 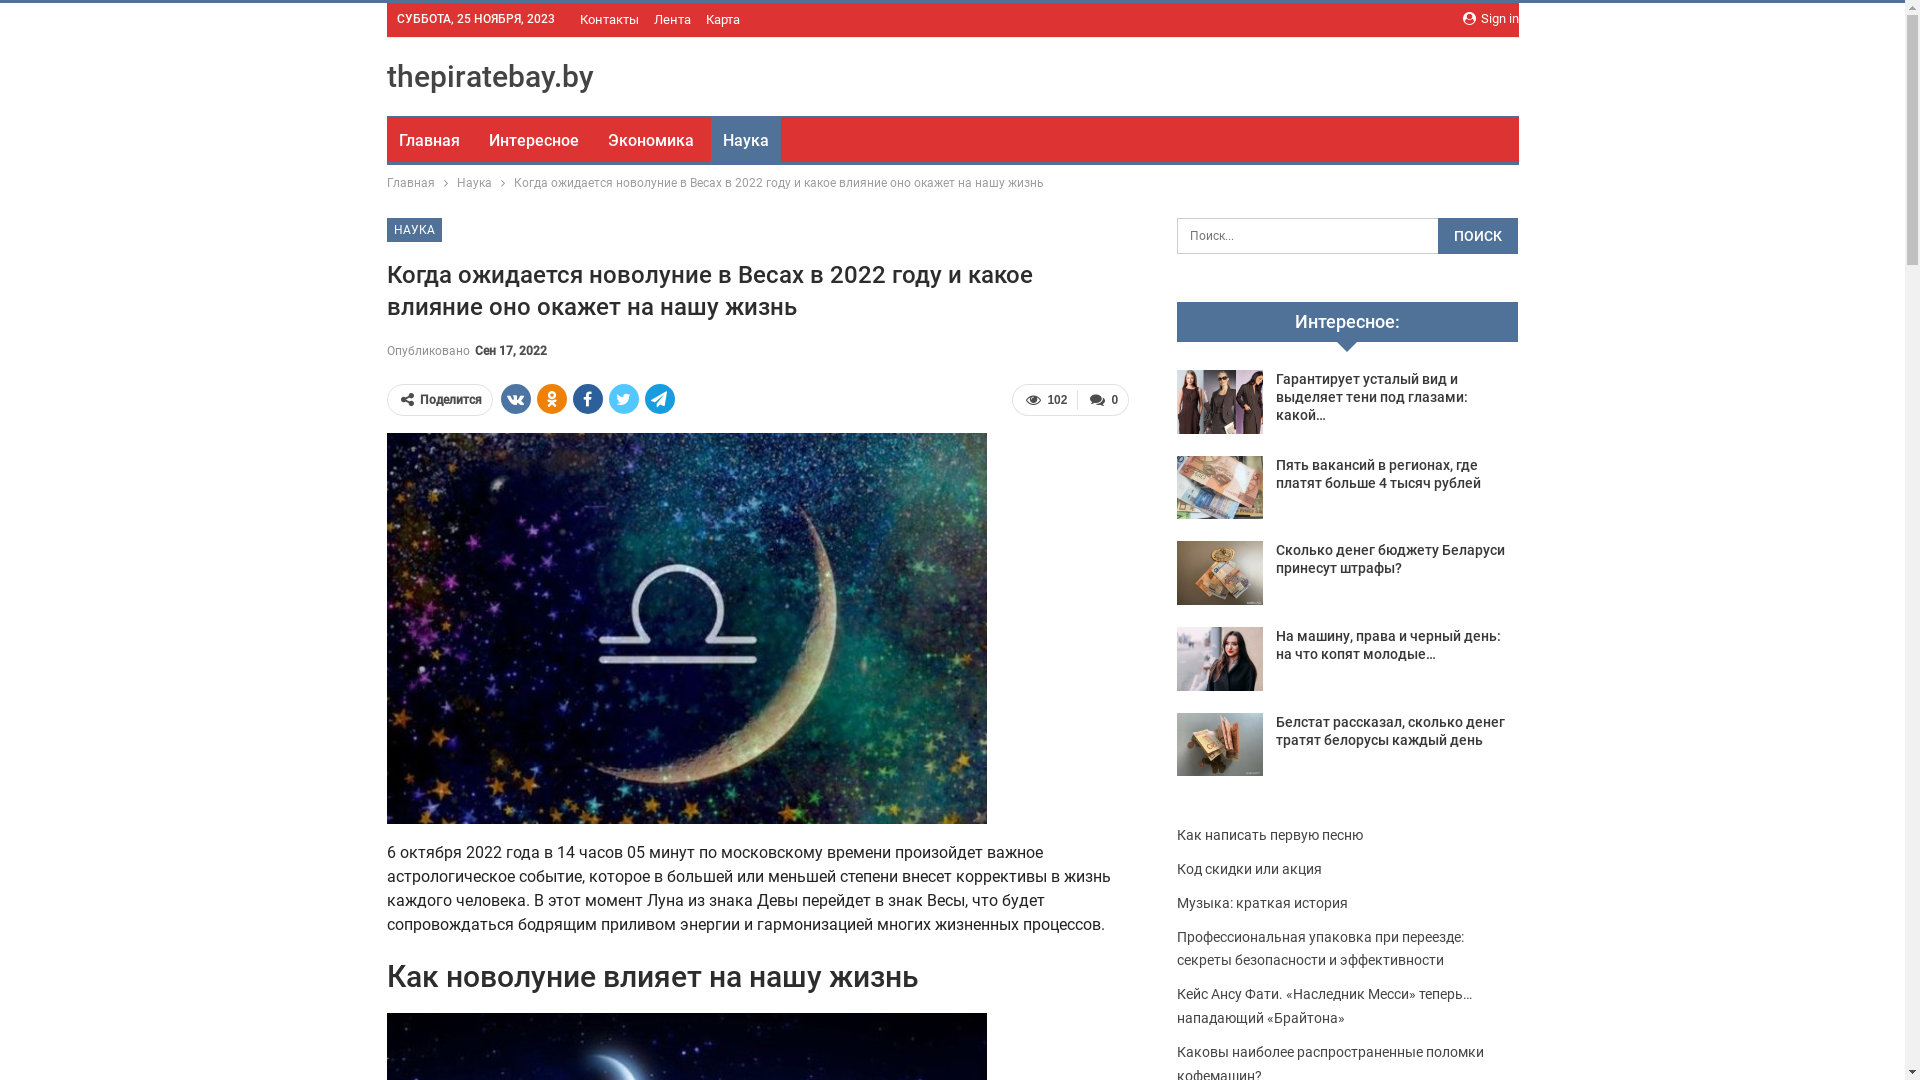 I want to click on 'thepiratebay.by', so click(x=385, y=75).